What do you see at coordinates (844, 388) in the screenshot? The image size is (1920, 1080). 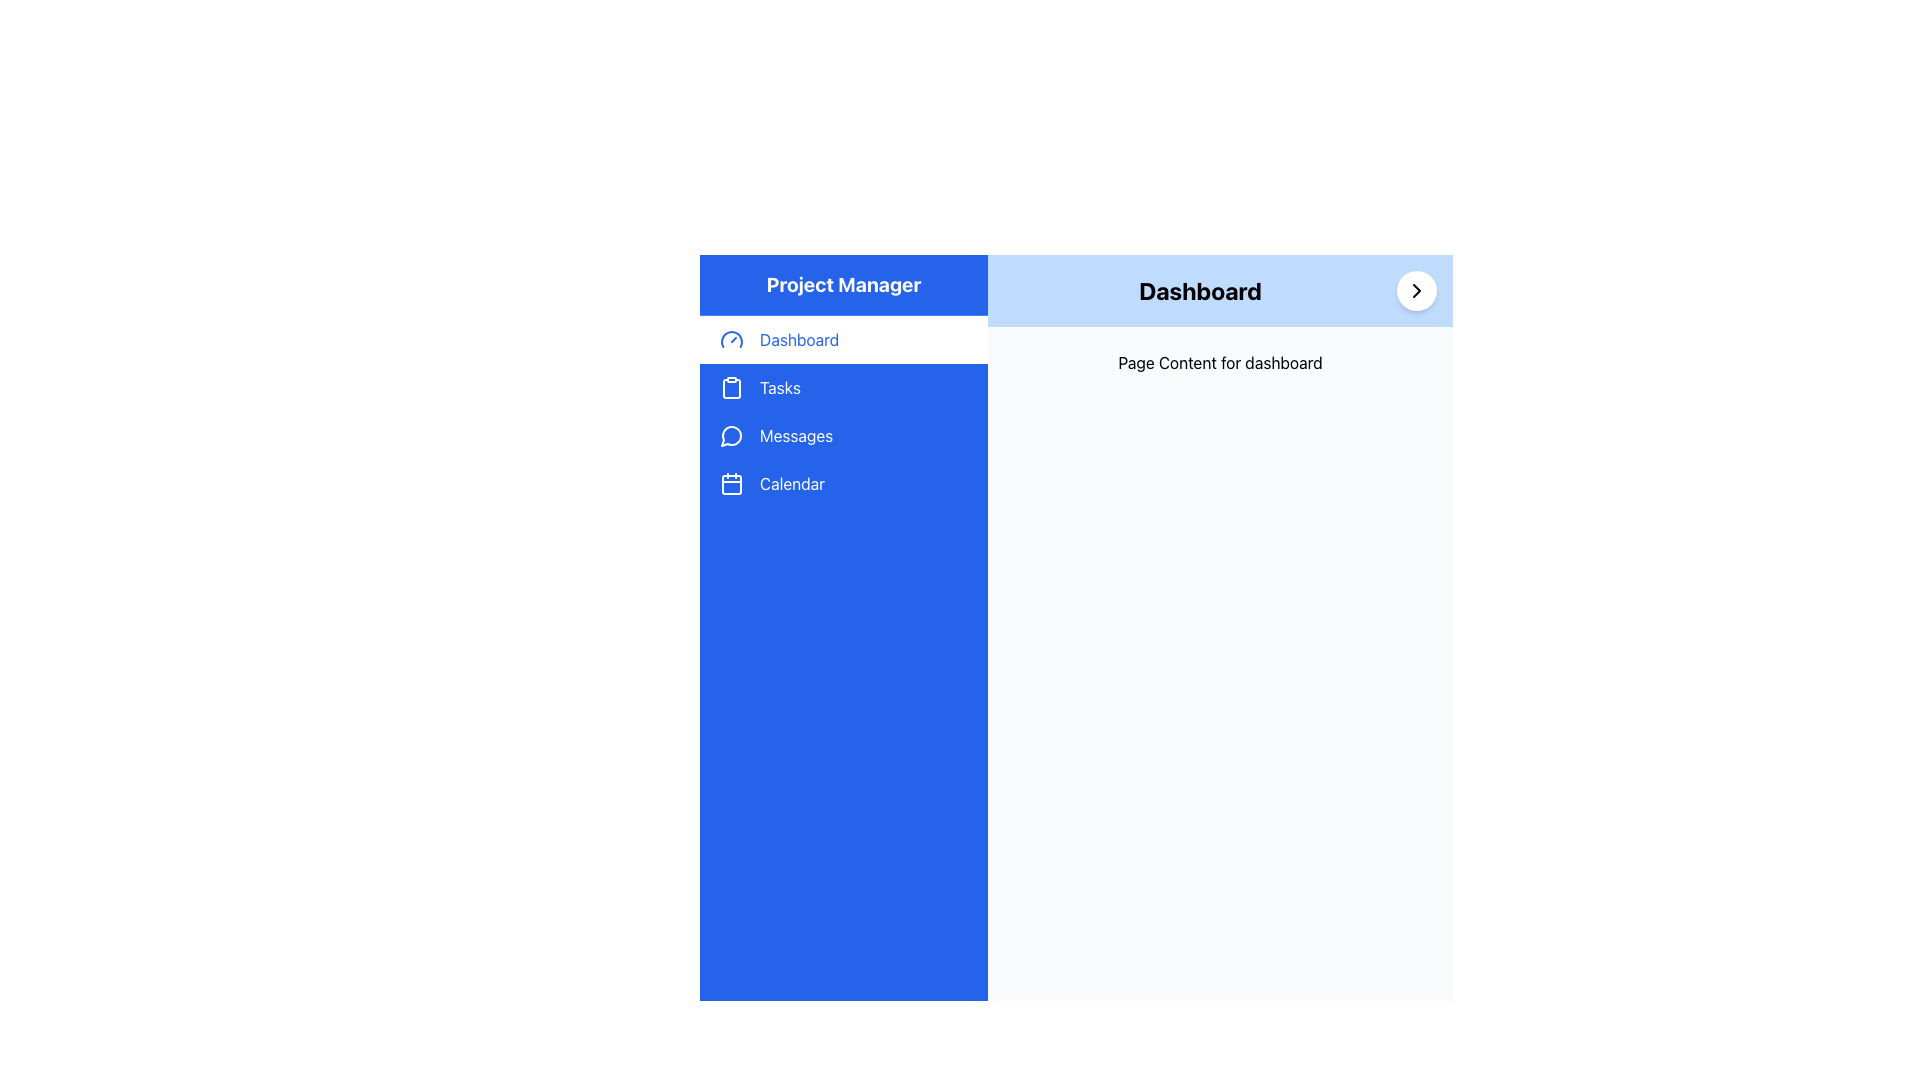 I see `the 'Tasks' button located in the left sidebar, which is the second item in the vertical list of navigation items` at bounding box center [844, 388].